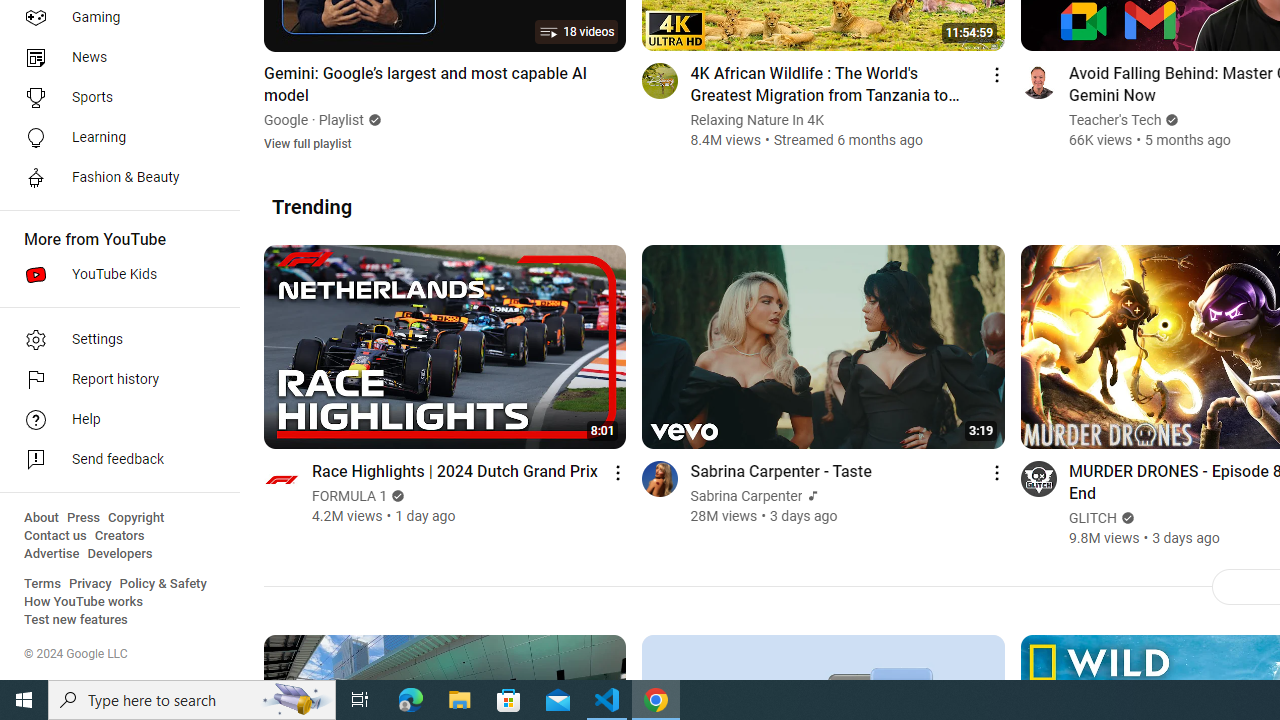 This screenshot has height=720, width=1280. Describe the element at coordinates (51, 554) in the screenshot. I see `'Advertise'` at that location.